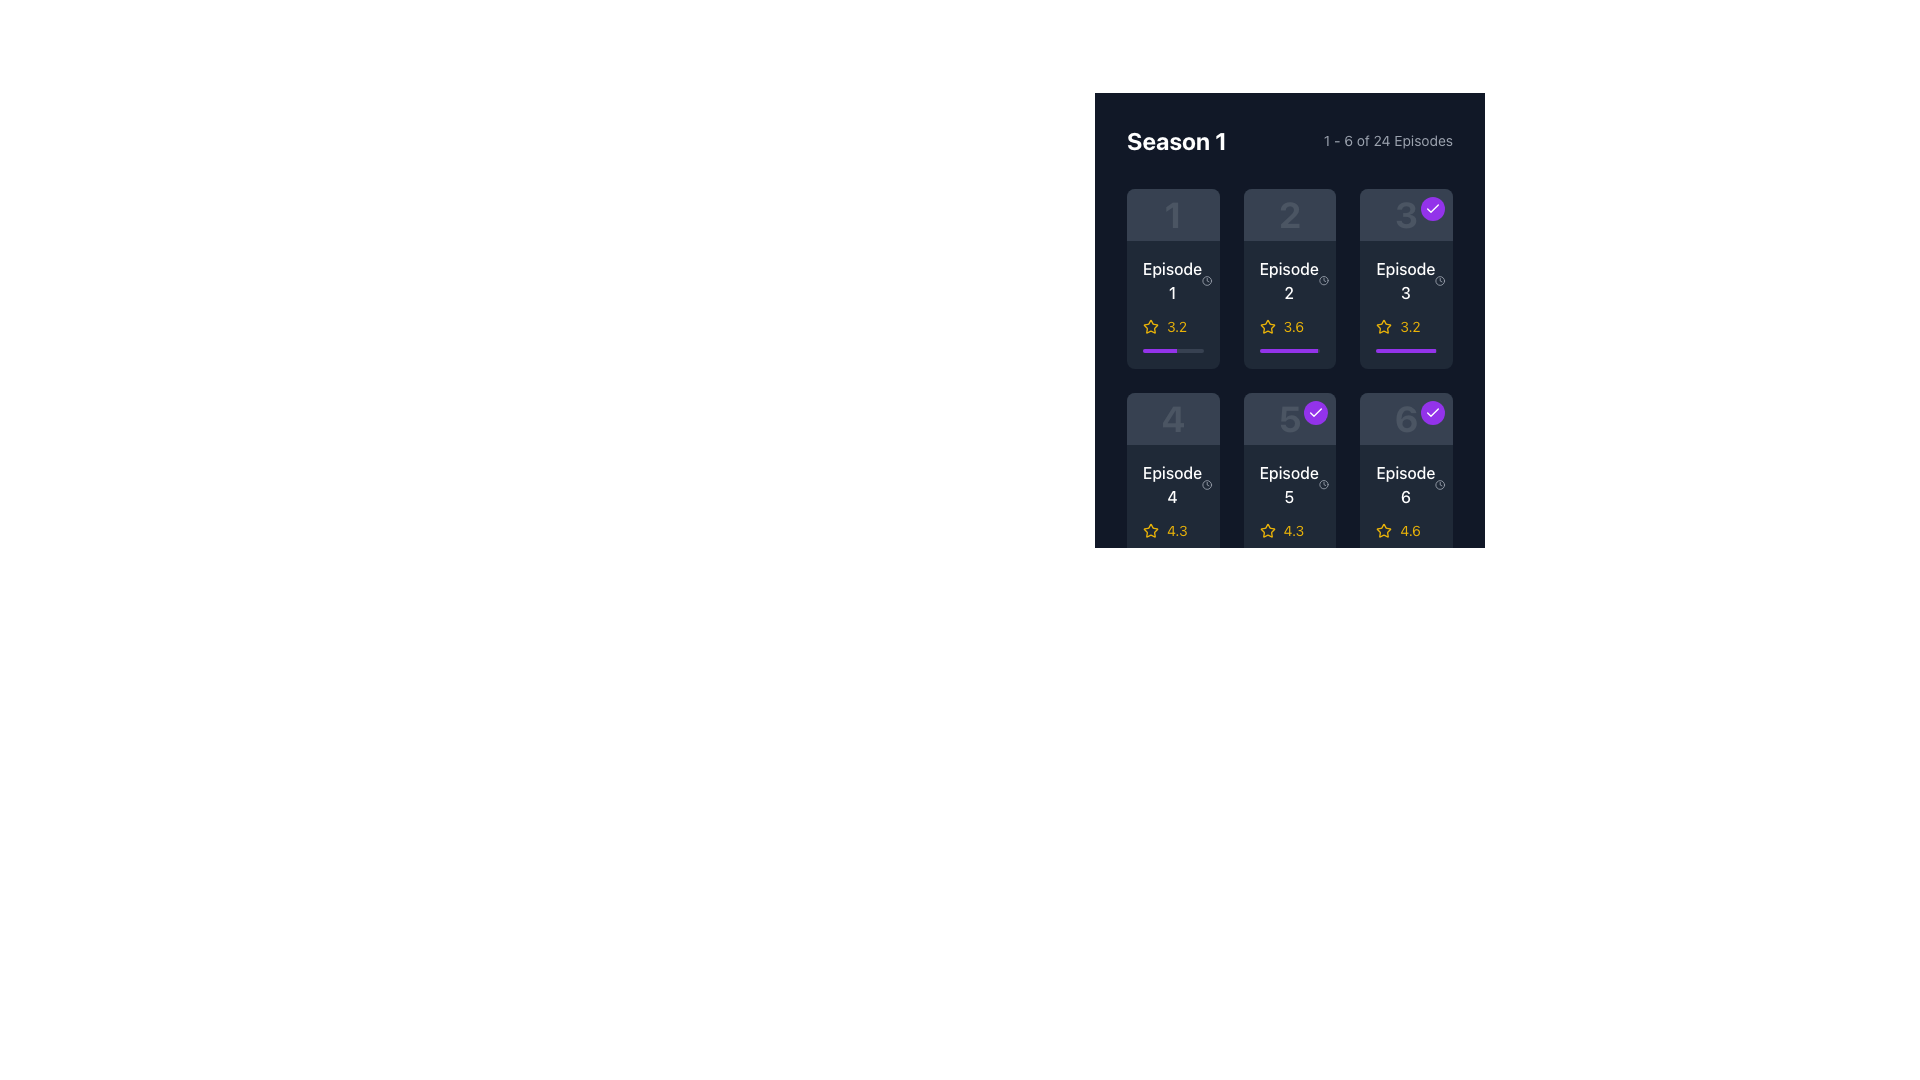  What do you see at coordinates (1173, 281) in the screenshot?
I see `text label displaying 'Episode 1' which is centrally positioned on the dark card in the first column and first row of the episode grid` at bounding box center [1173, 281].